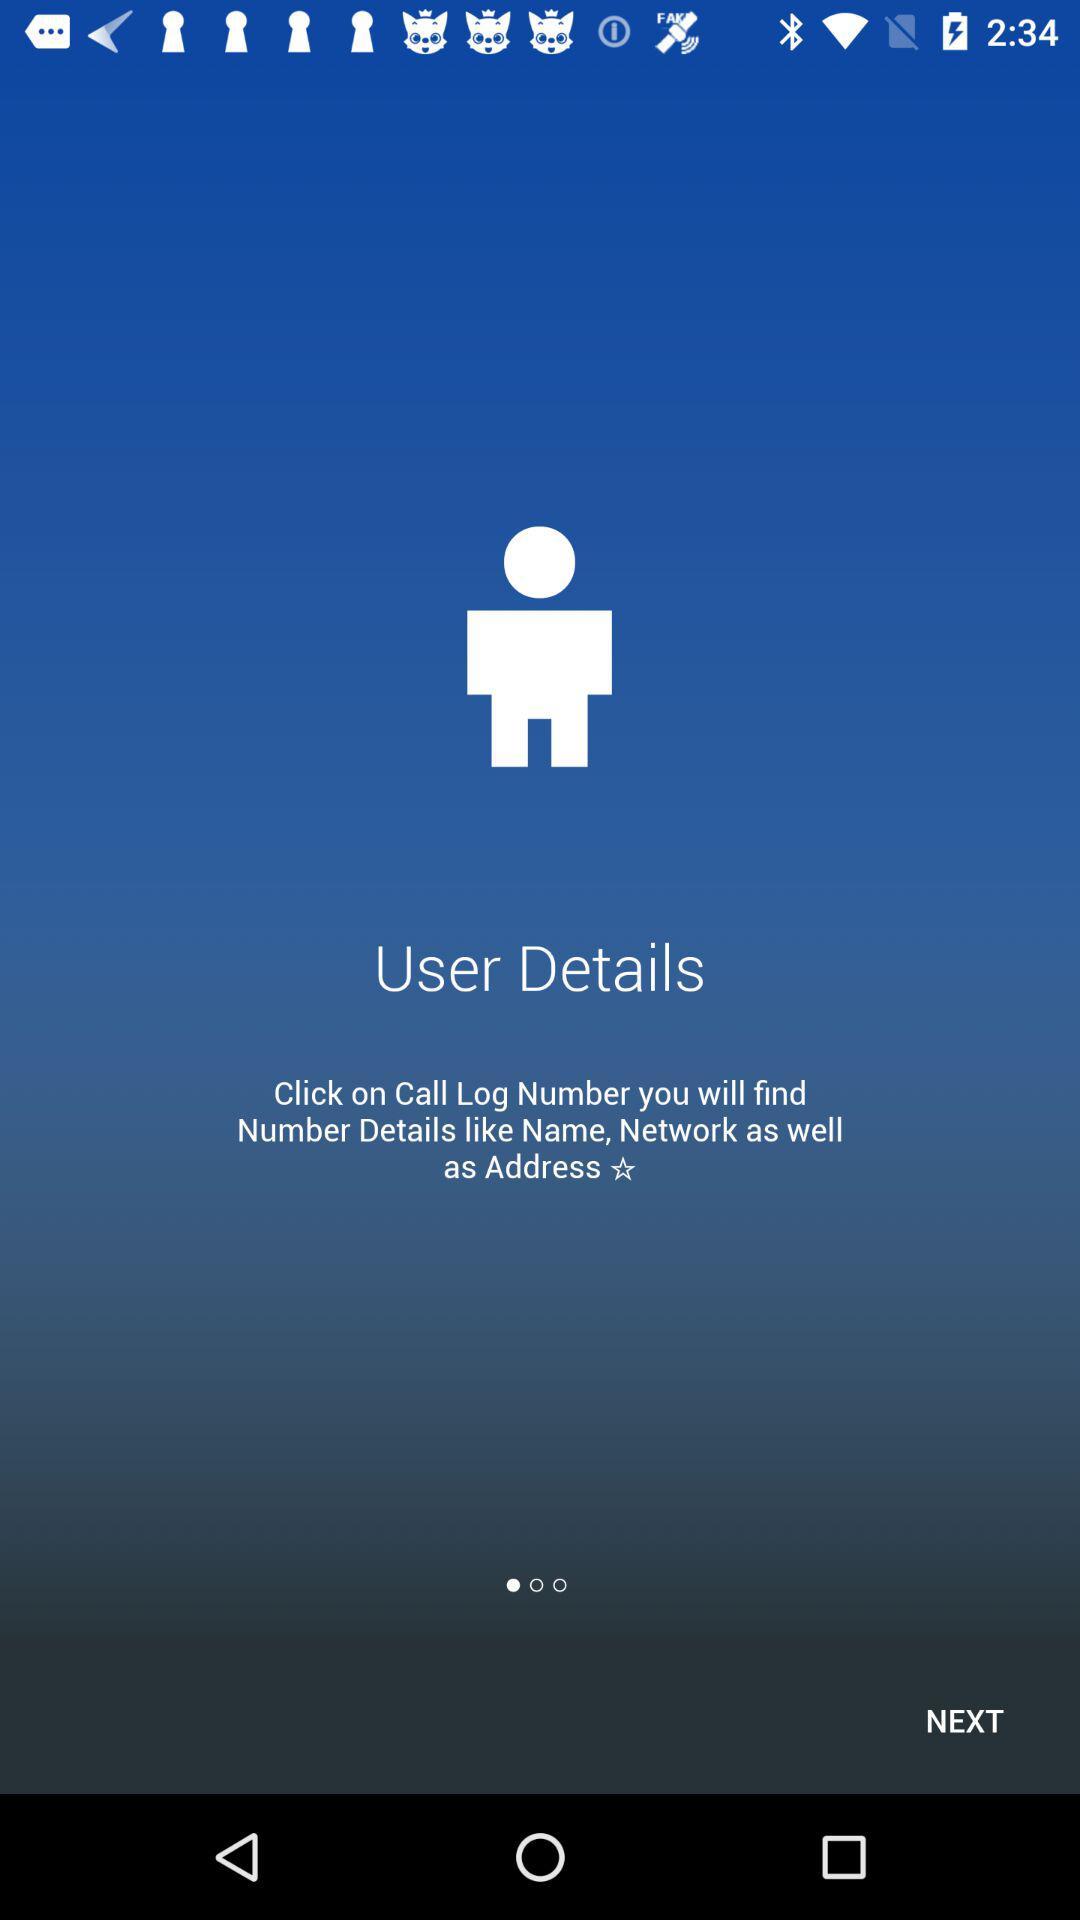 Image resolution: width=1080 pixels, height=1920 pixels. What do you see at coordinates (963, 1719) in the screenshot?
I see `the next icon` at bounding box center [963, 1719].